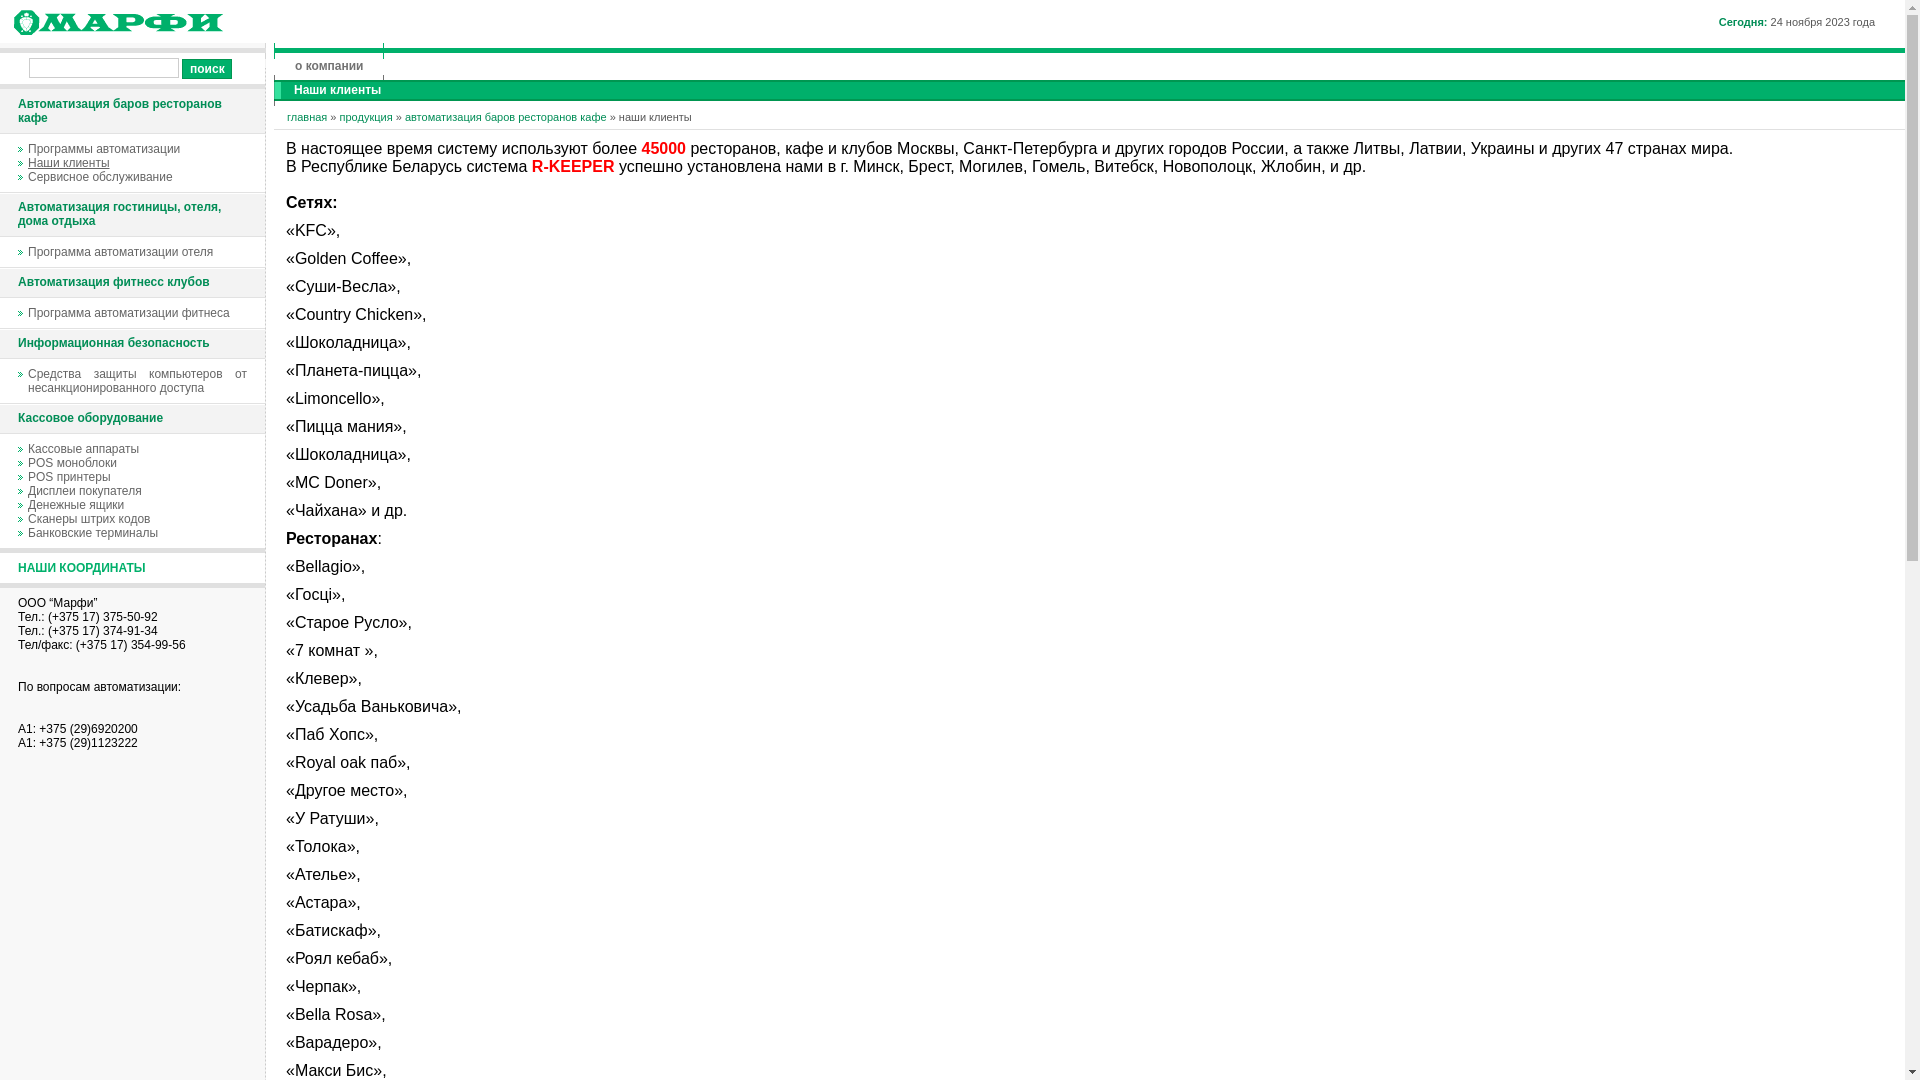 The image size is (1920, 1080). I want to click on 'R-KEEPER', so click(532, 165).